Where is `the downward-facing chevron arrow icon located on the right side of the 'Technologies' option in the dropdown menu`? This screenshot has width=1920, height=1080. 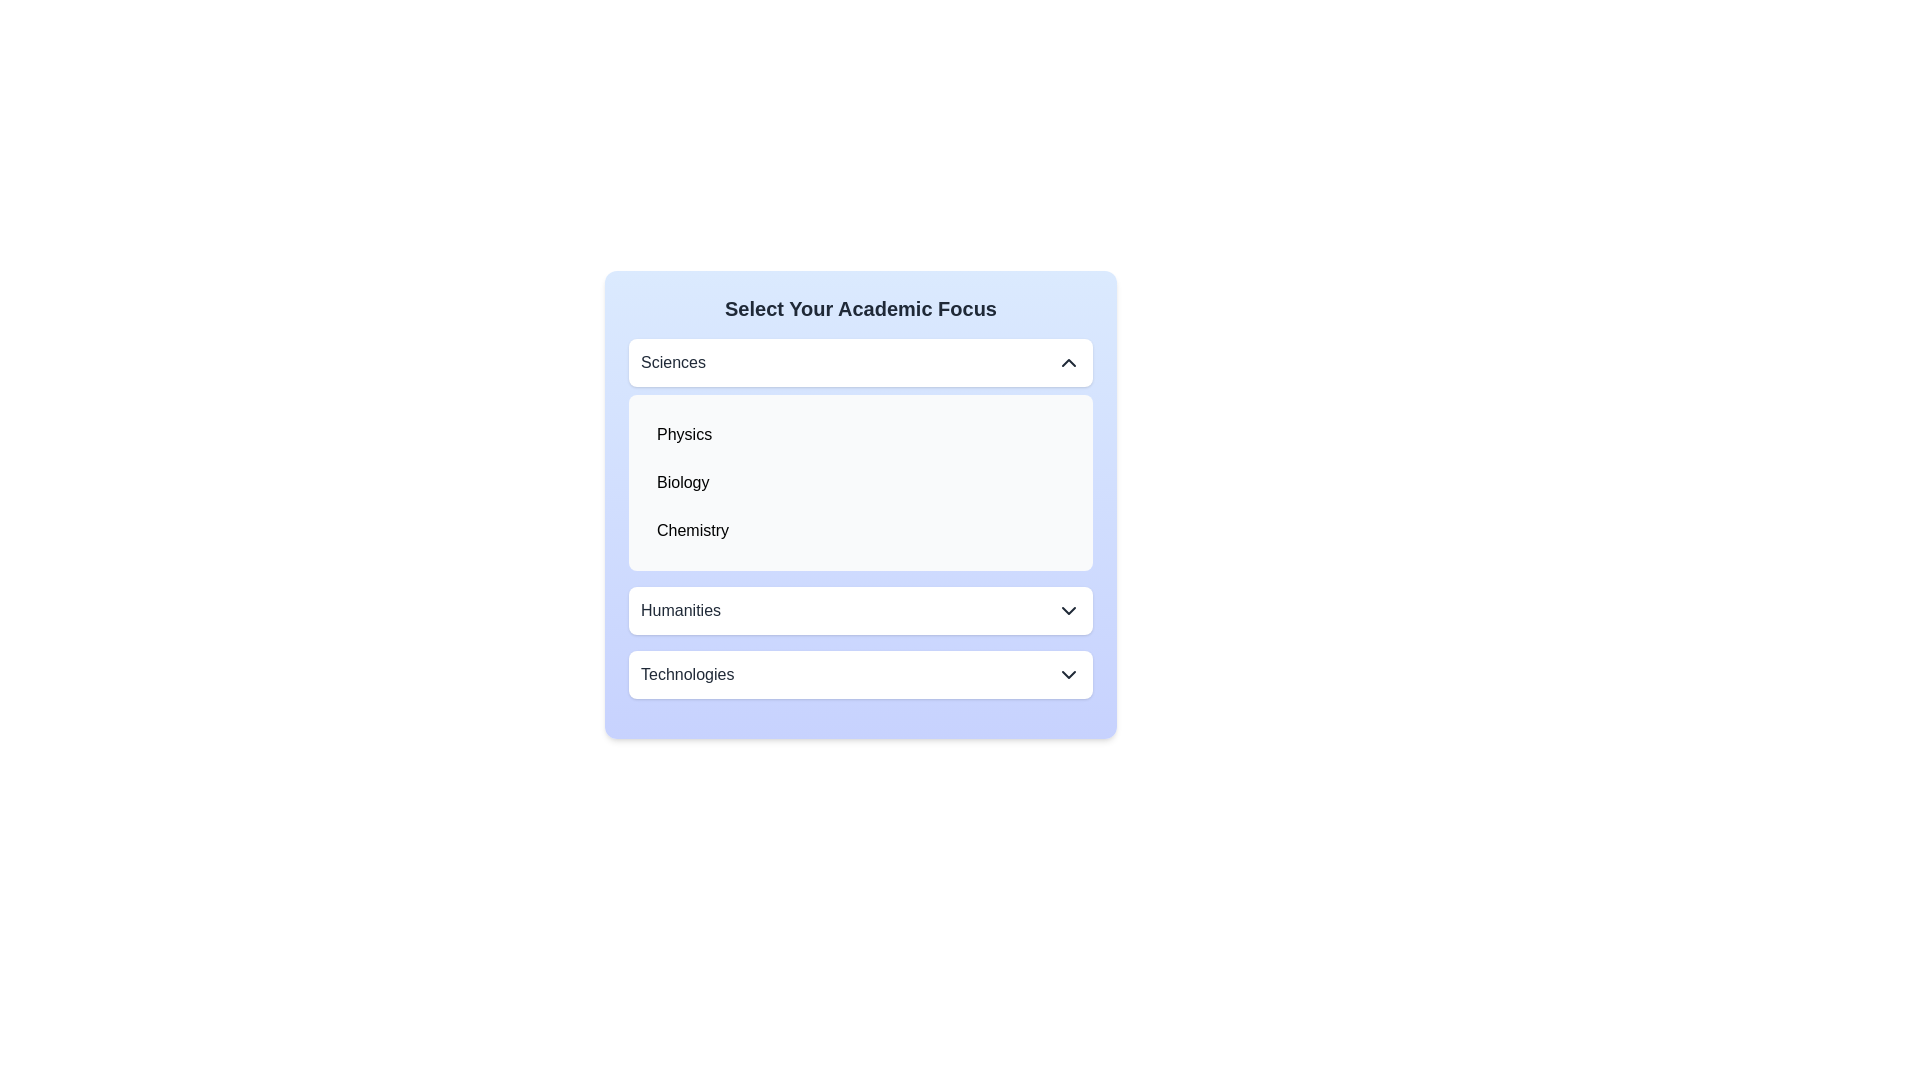 the downward-facing chevron arrow icon located on the right side of the 'Technologies' option in the dropdown menu is located at coordinates (1068, 675).